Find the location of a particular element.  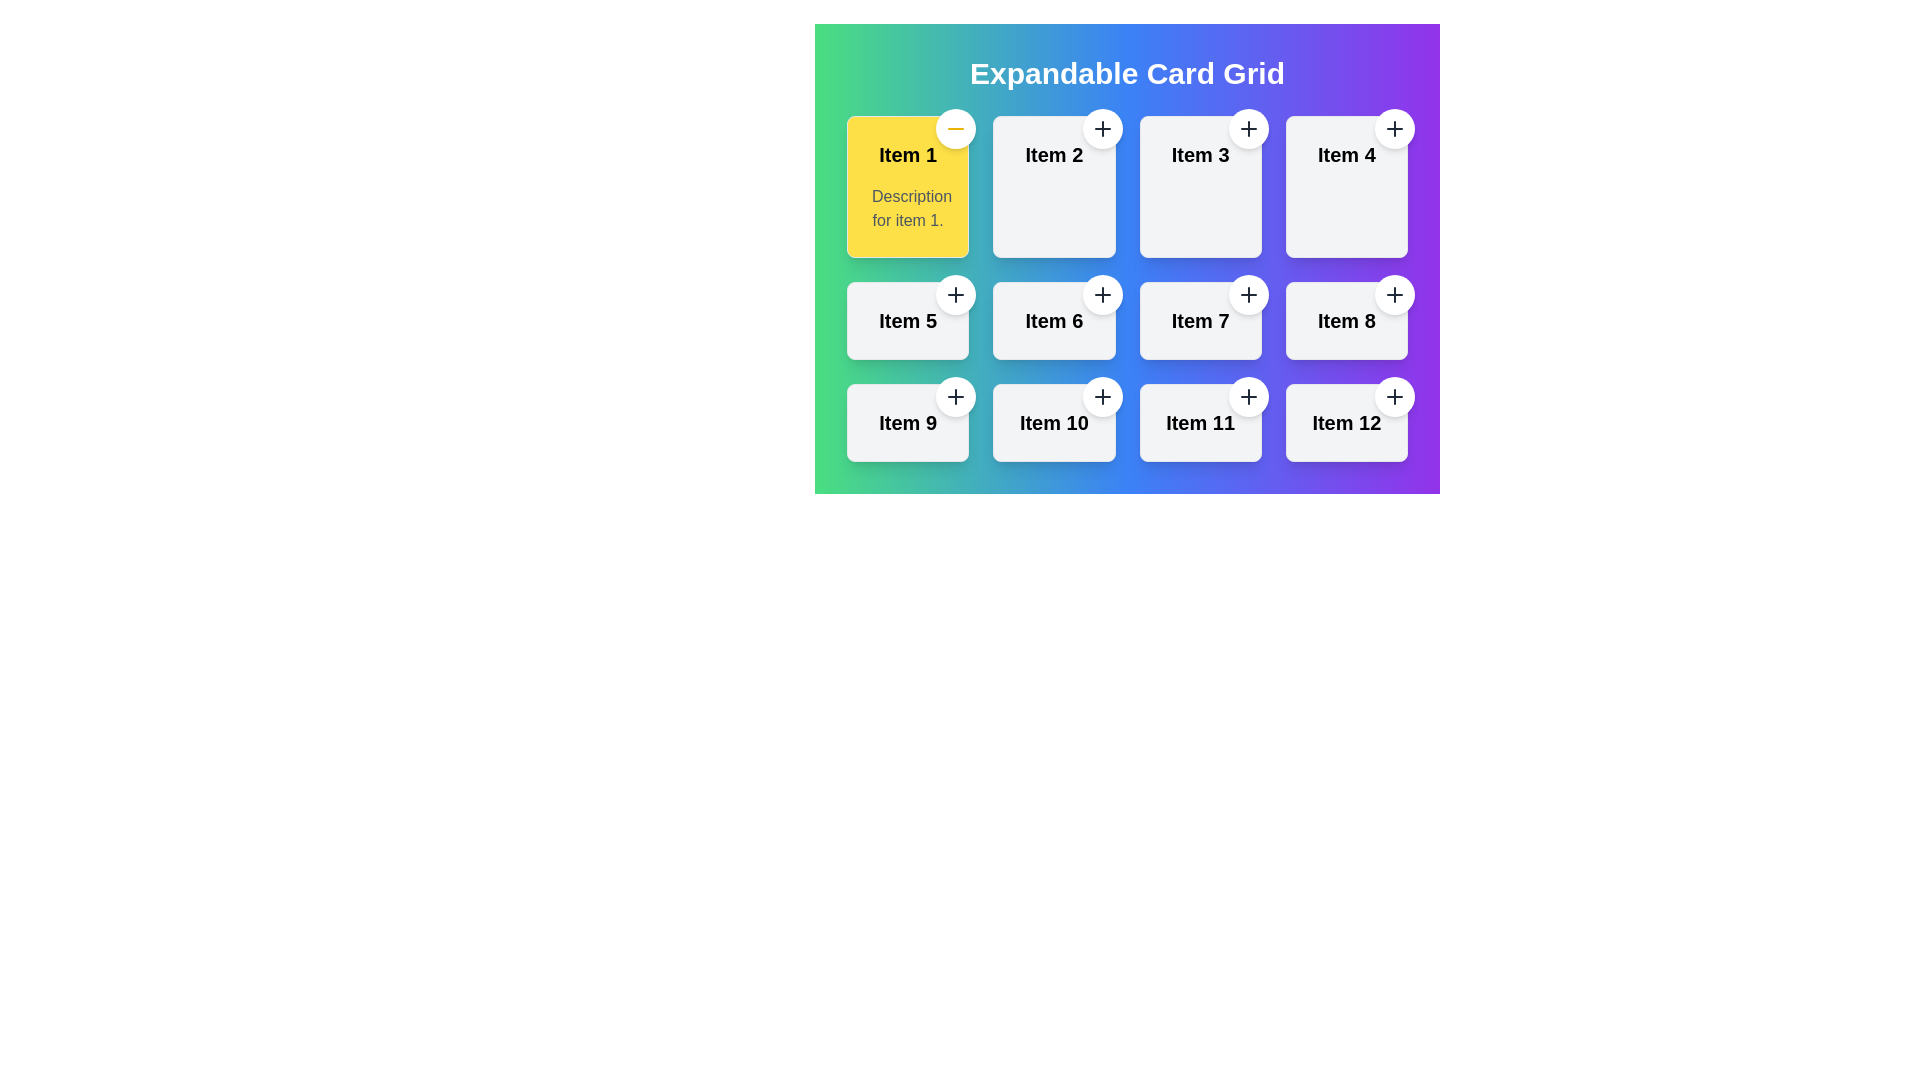

the text label displaying 'Item 2' that is located within a gray rectangular card in the top row of a grid layout is located at coordinates (1053, 153).